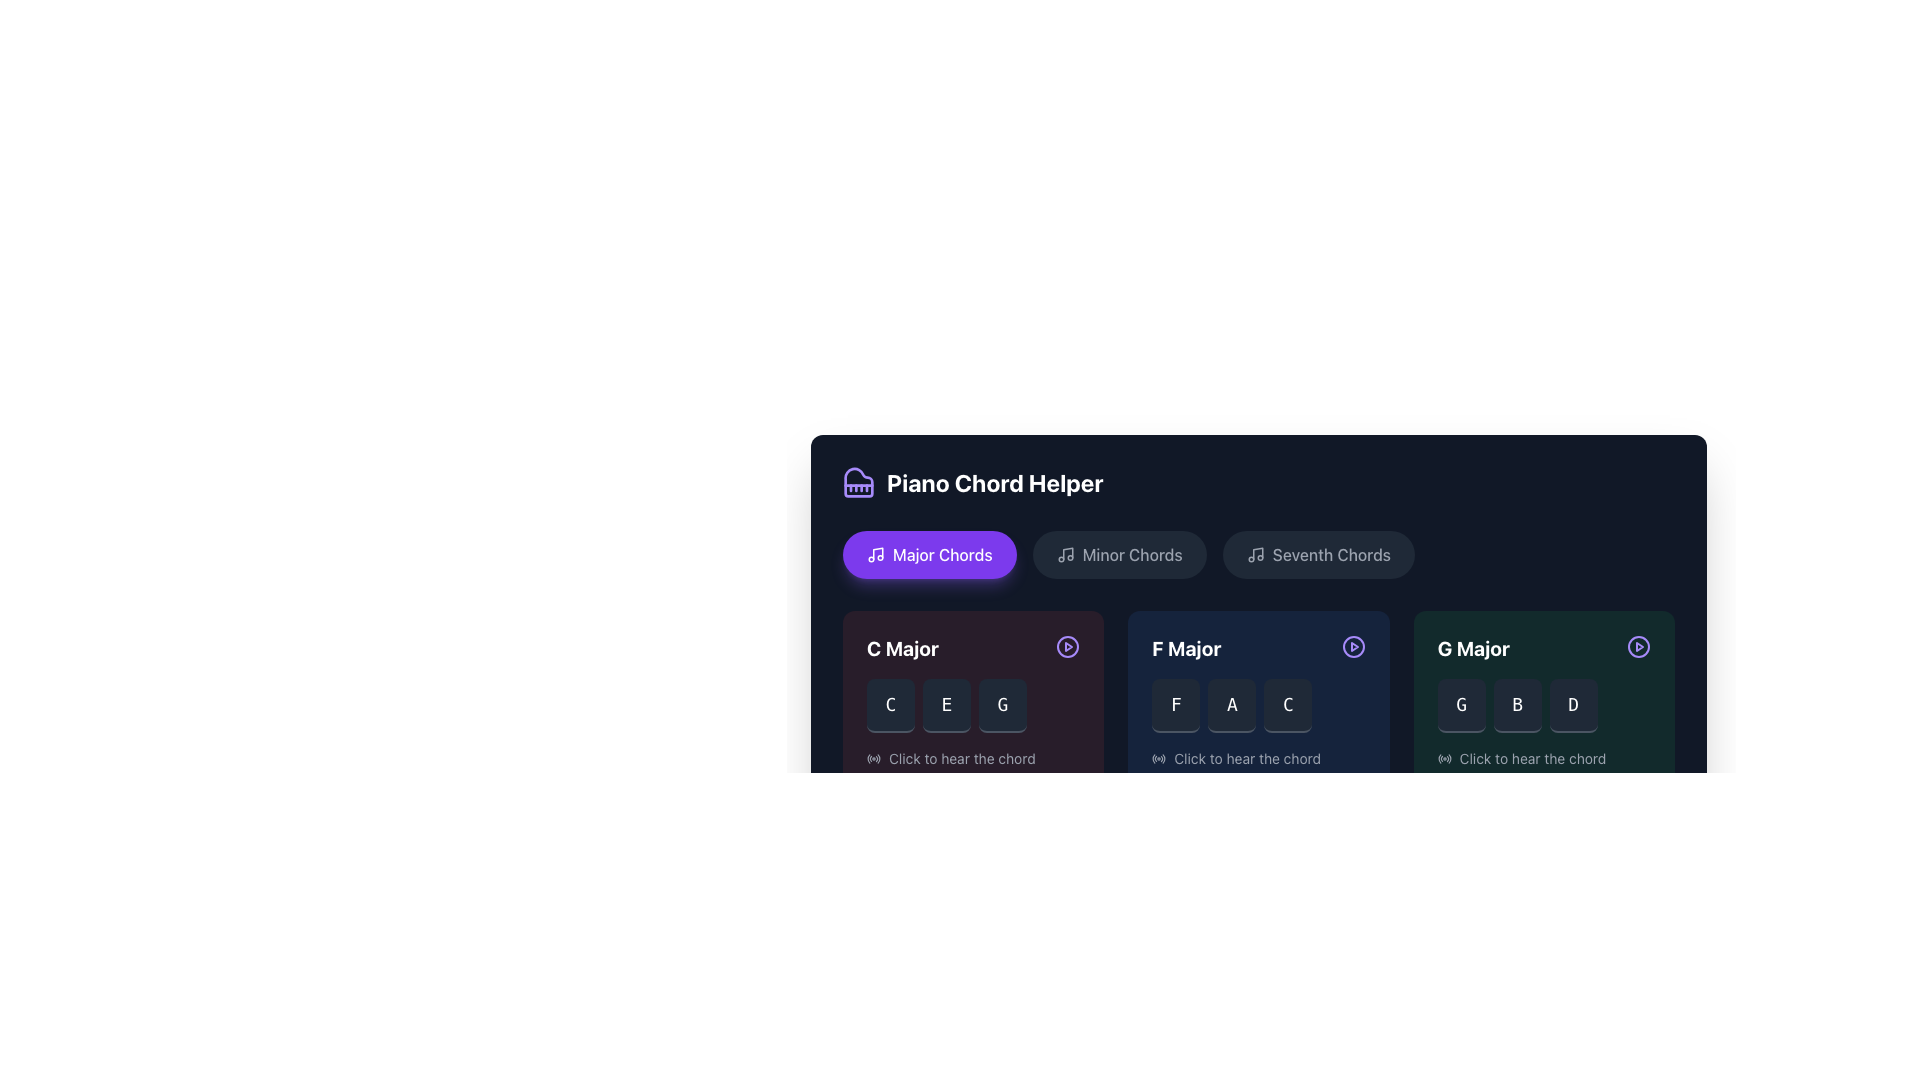 The height and width of the screenshot is (1080, 1920). What do you see at coordinates (1231, 704) in the screenshot?
I see `the musical note button representing the 'A' note within the 'F Major' chord section` at bounding box center [1231, 704].